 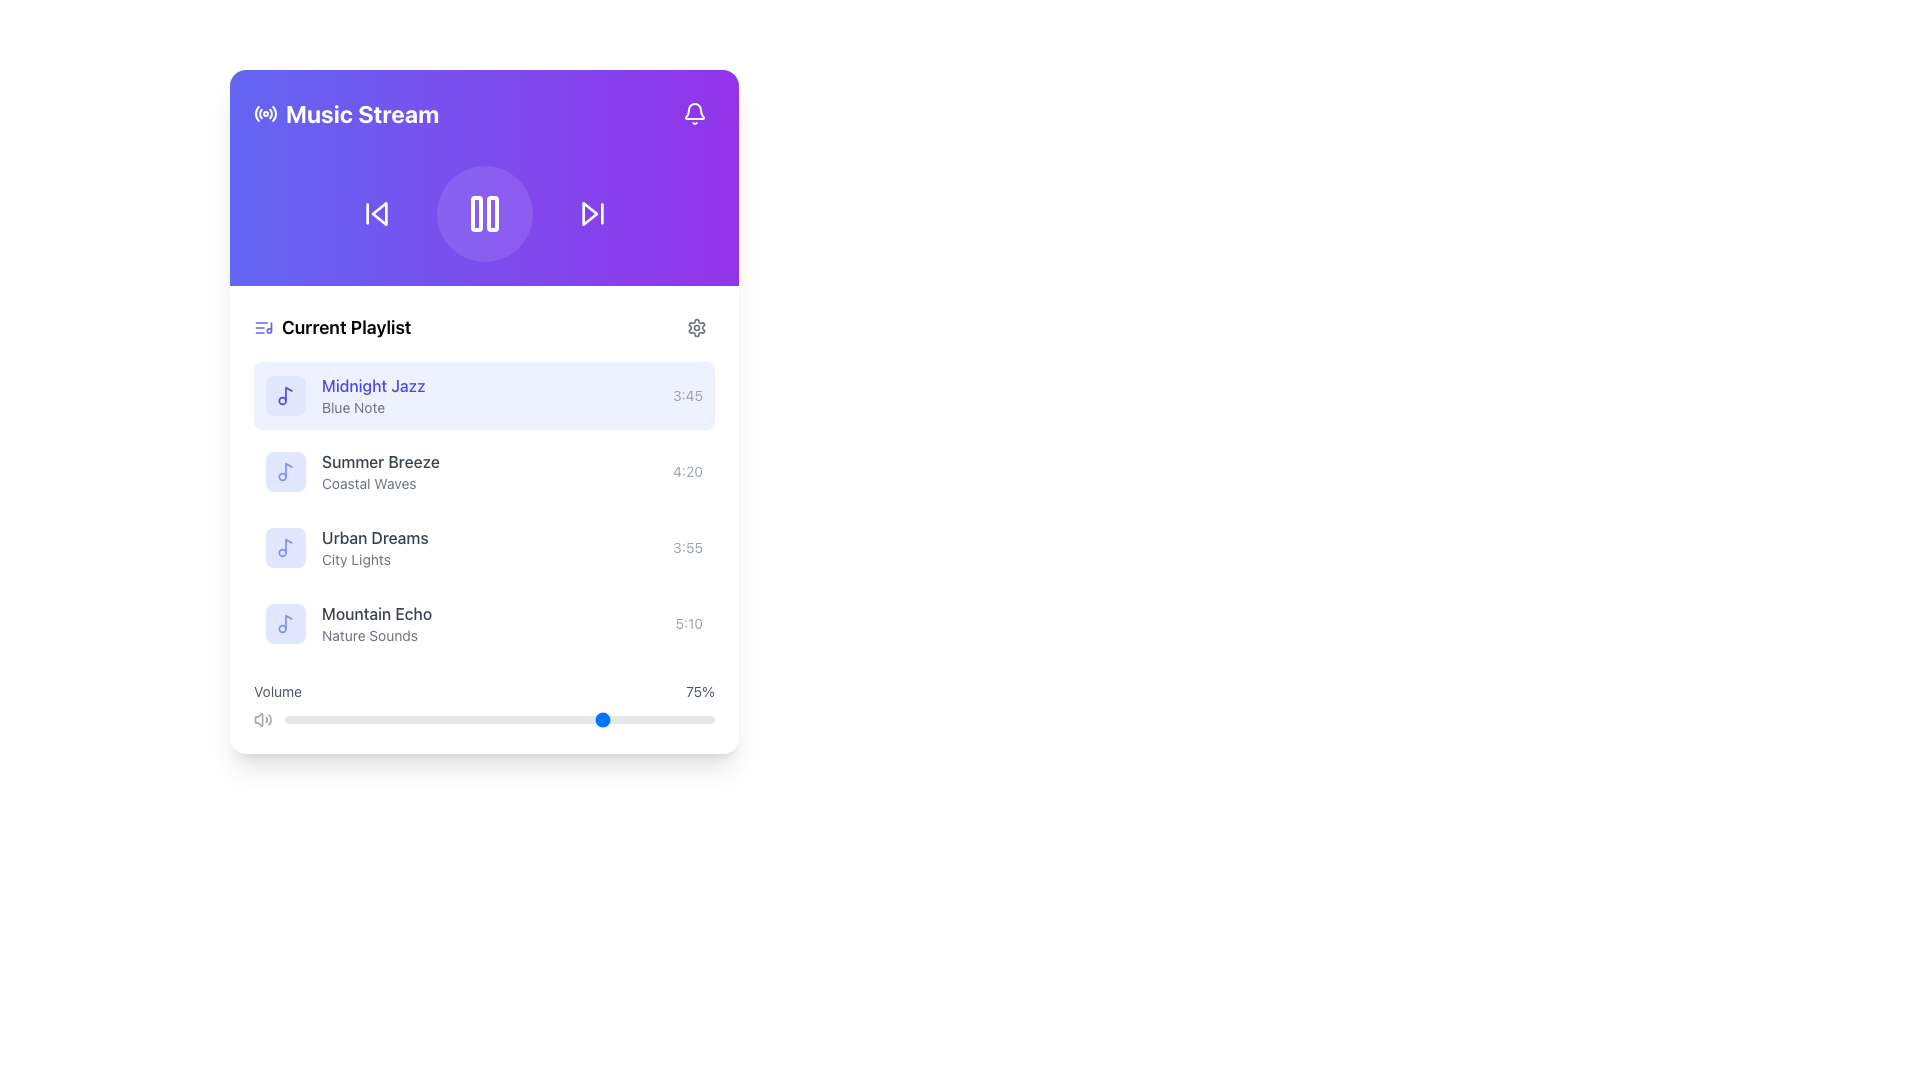 What do you see at coordinates (688, 547) in the screenshot?
I see `the text label indicating the duration of the track 'Urban Dreams', located in the bottom-right corner of the playlist item in the 'Current Playlist' section` at bounding box center [688, 547].